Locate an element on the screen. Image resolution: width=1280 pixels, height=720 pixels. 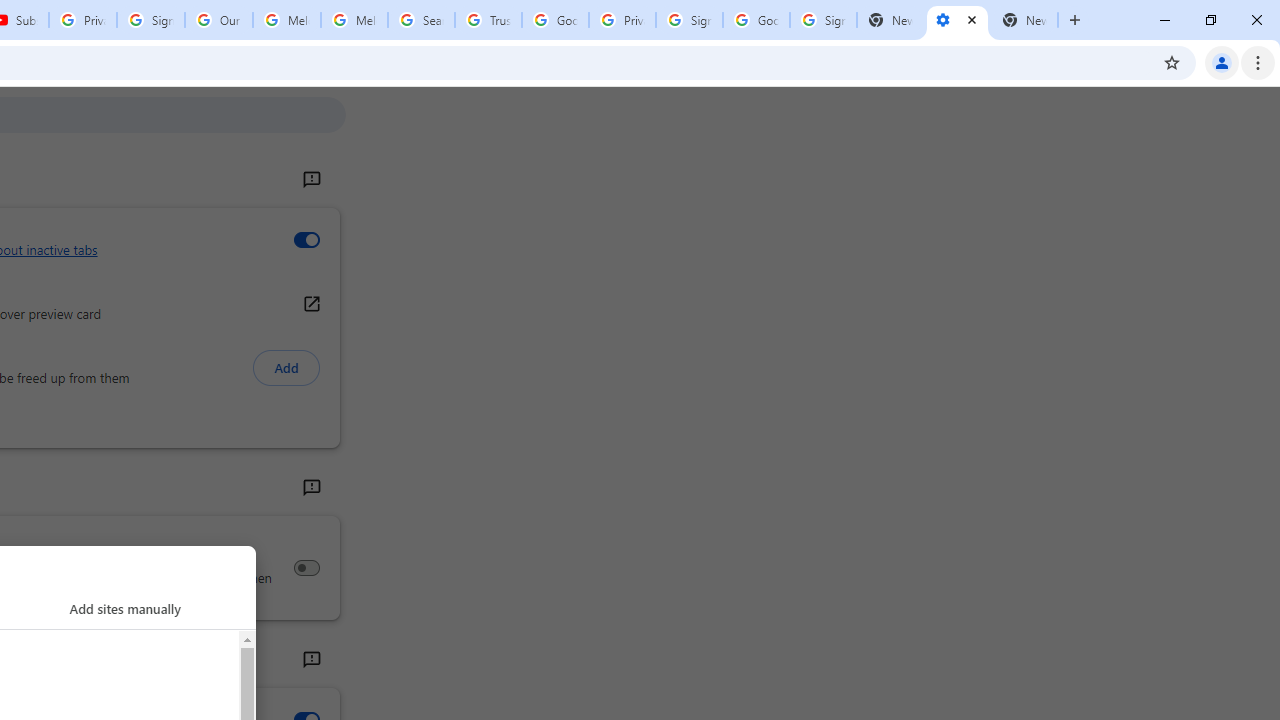
'Settings - Performance' is located at coordinates (956, 20).